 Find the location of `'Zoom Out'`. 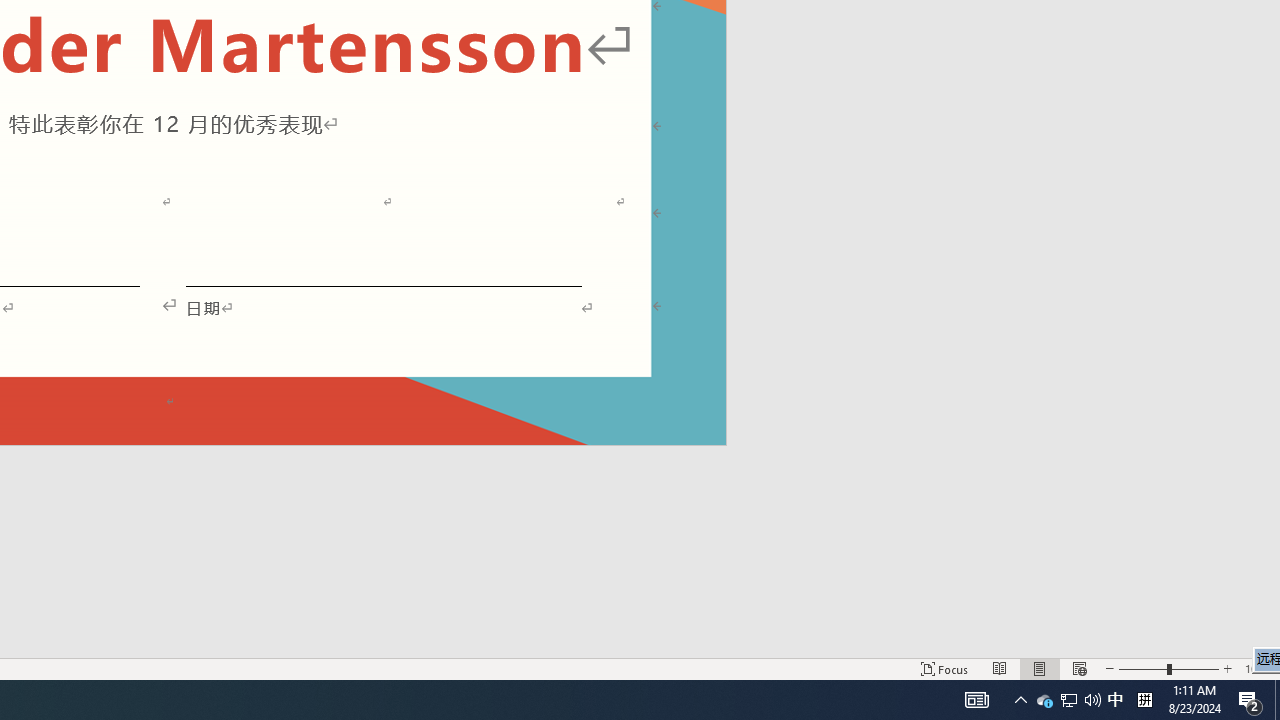

'Zoom Out' is located at coordinates (1143, 669).